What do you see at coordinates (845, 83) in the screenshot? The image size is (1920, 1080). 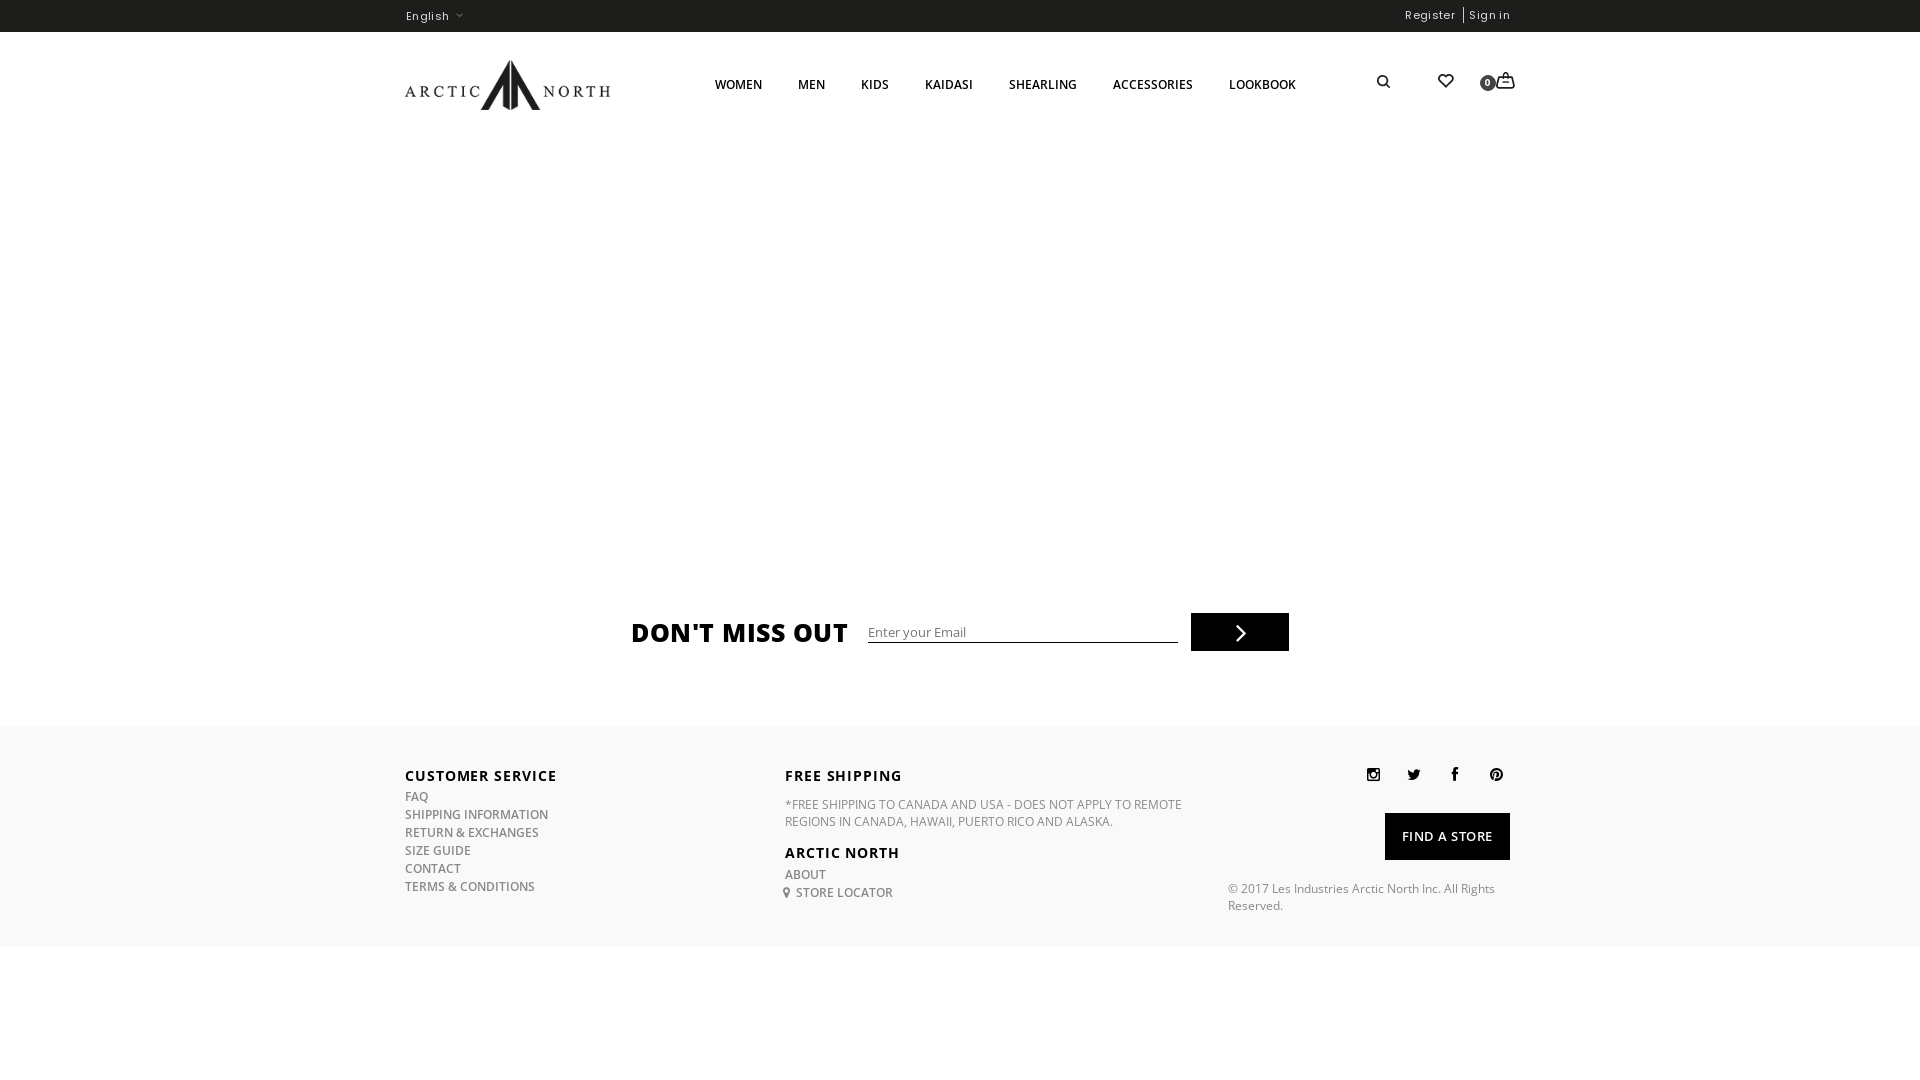 I see `'KIDS'` at bounding box center [845, 83].